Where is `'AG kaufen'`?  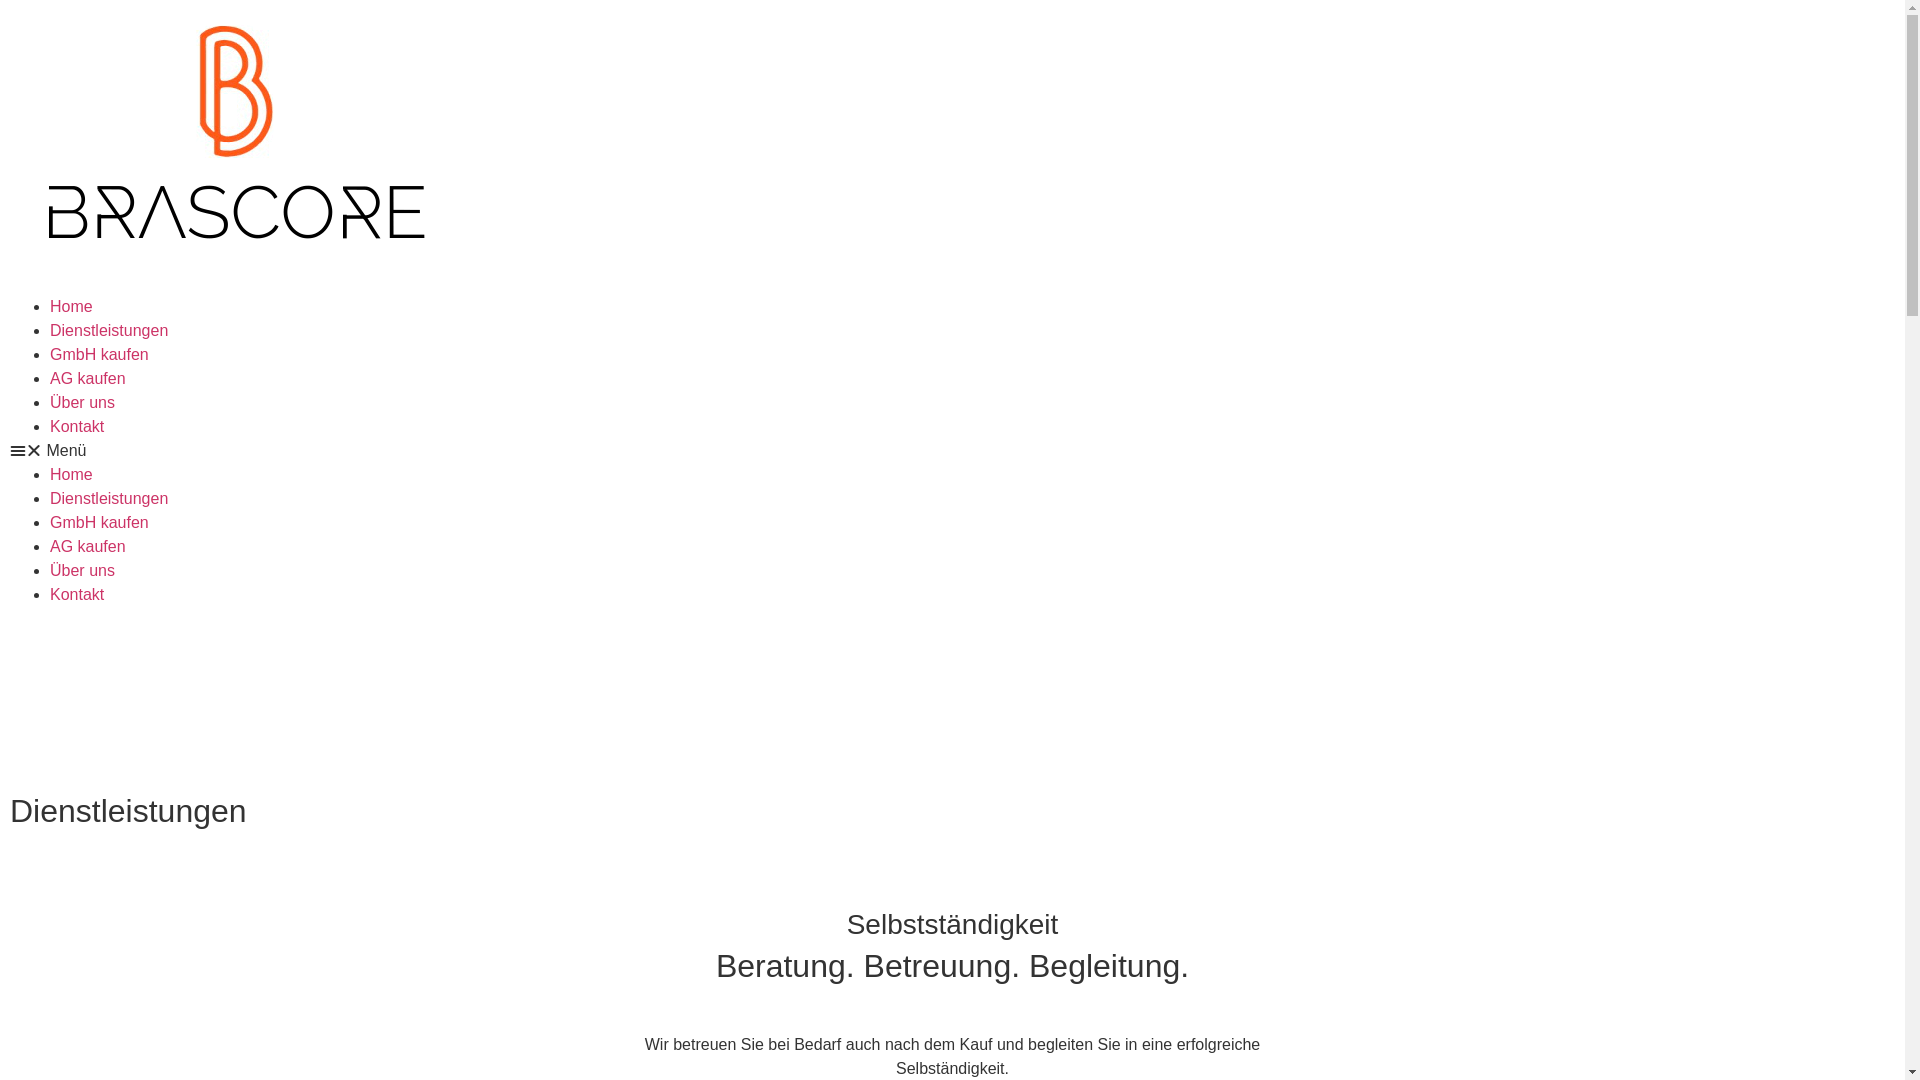
'AG kaufen' is located at coordinates (49, 546).